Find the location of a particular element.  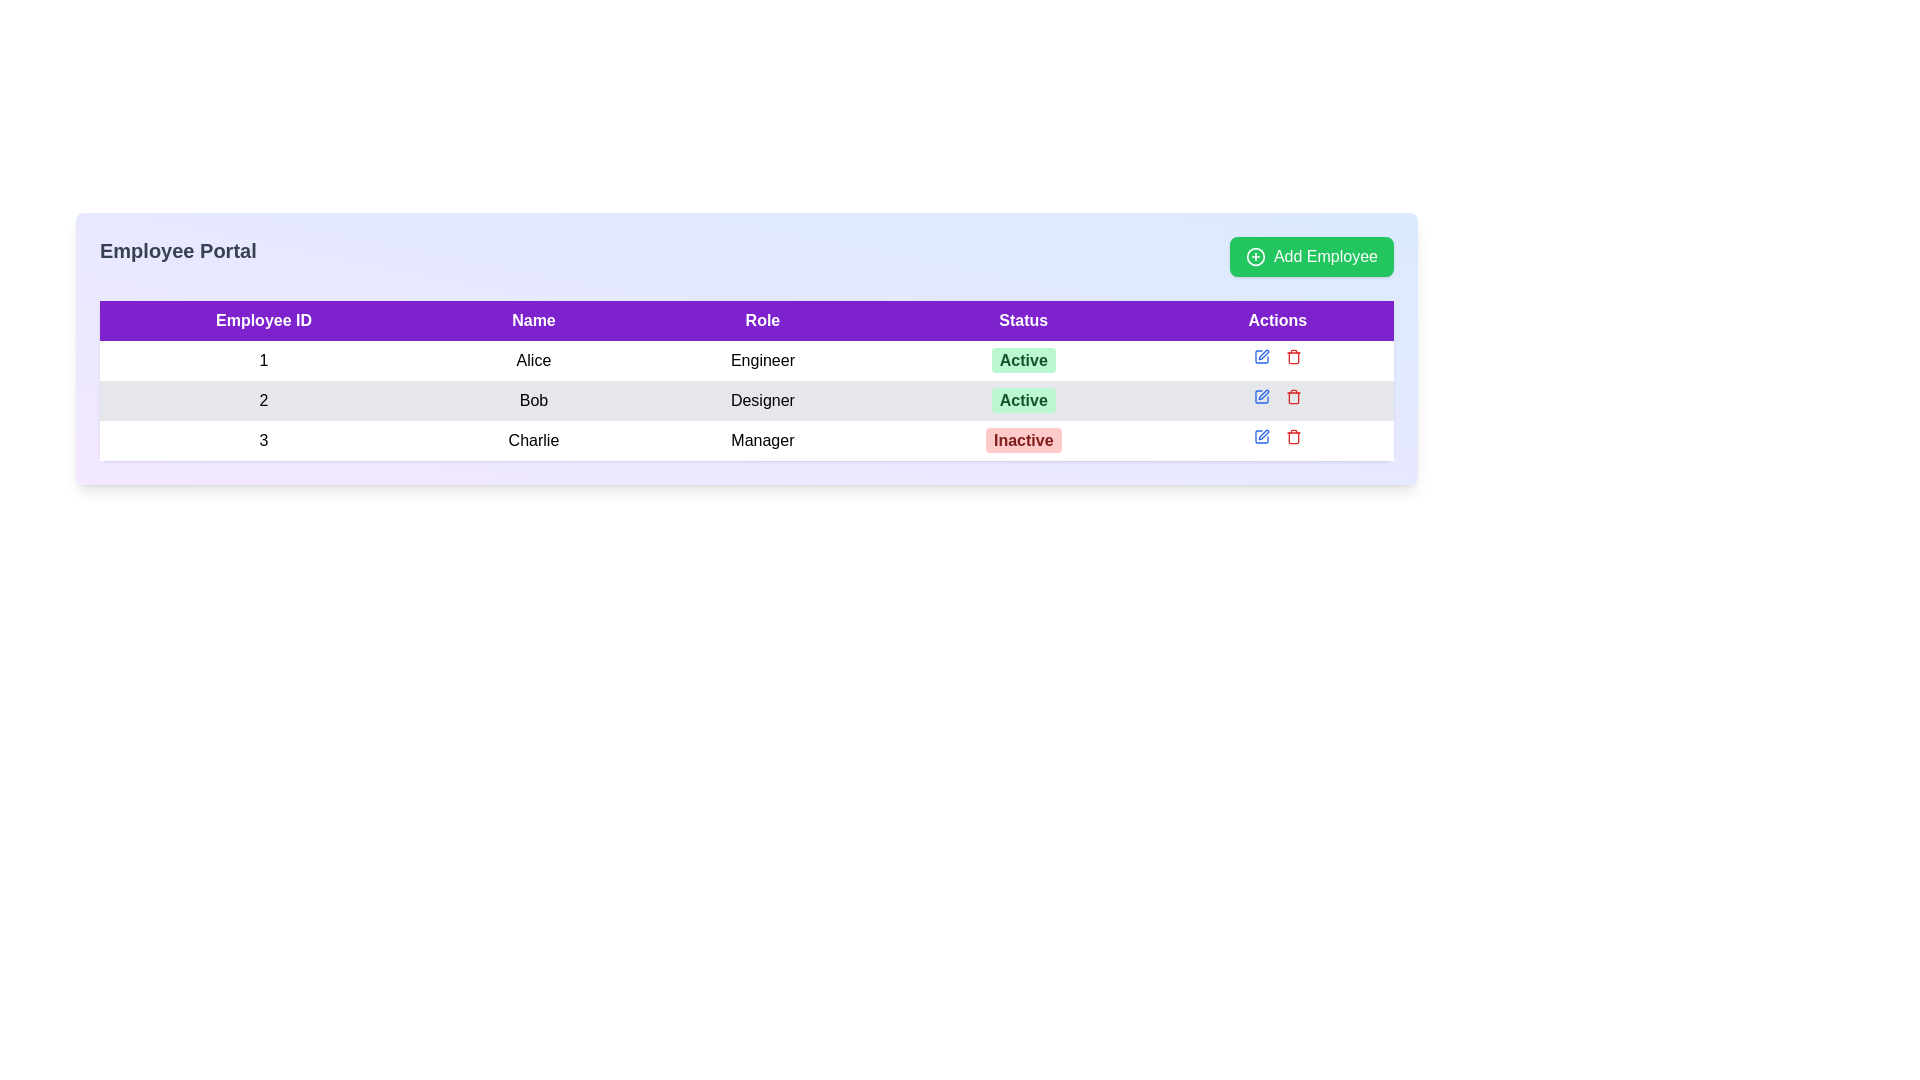

the 'Inactive' status label in the last row of the table under the 'Status' column associated with 'Charlie' the Manager is located at coordinates (1023, 439).